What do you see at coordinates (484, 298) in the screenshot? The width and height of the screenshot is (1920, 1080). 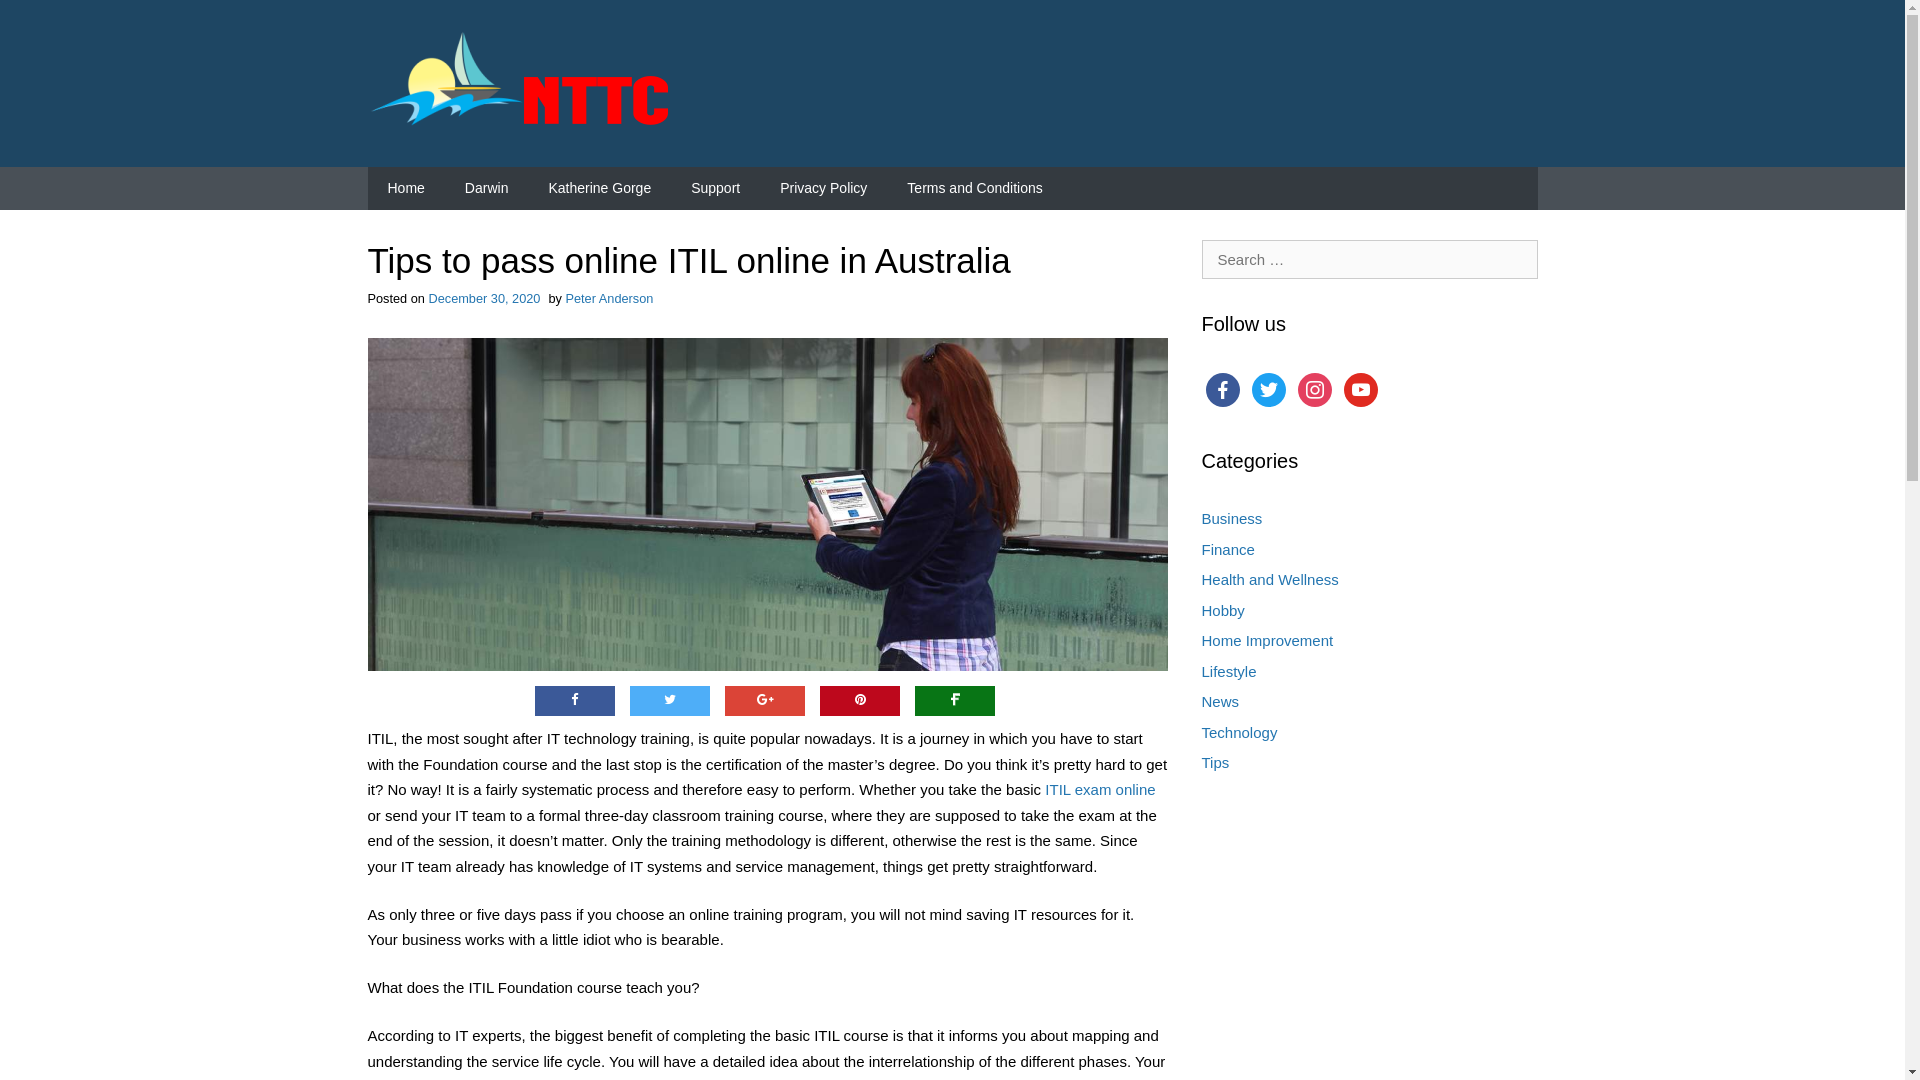 I see `'December 30, 2020'` at bounding box center [484, 298].